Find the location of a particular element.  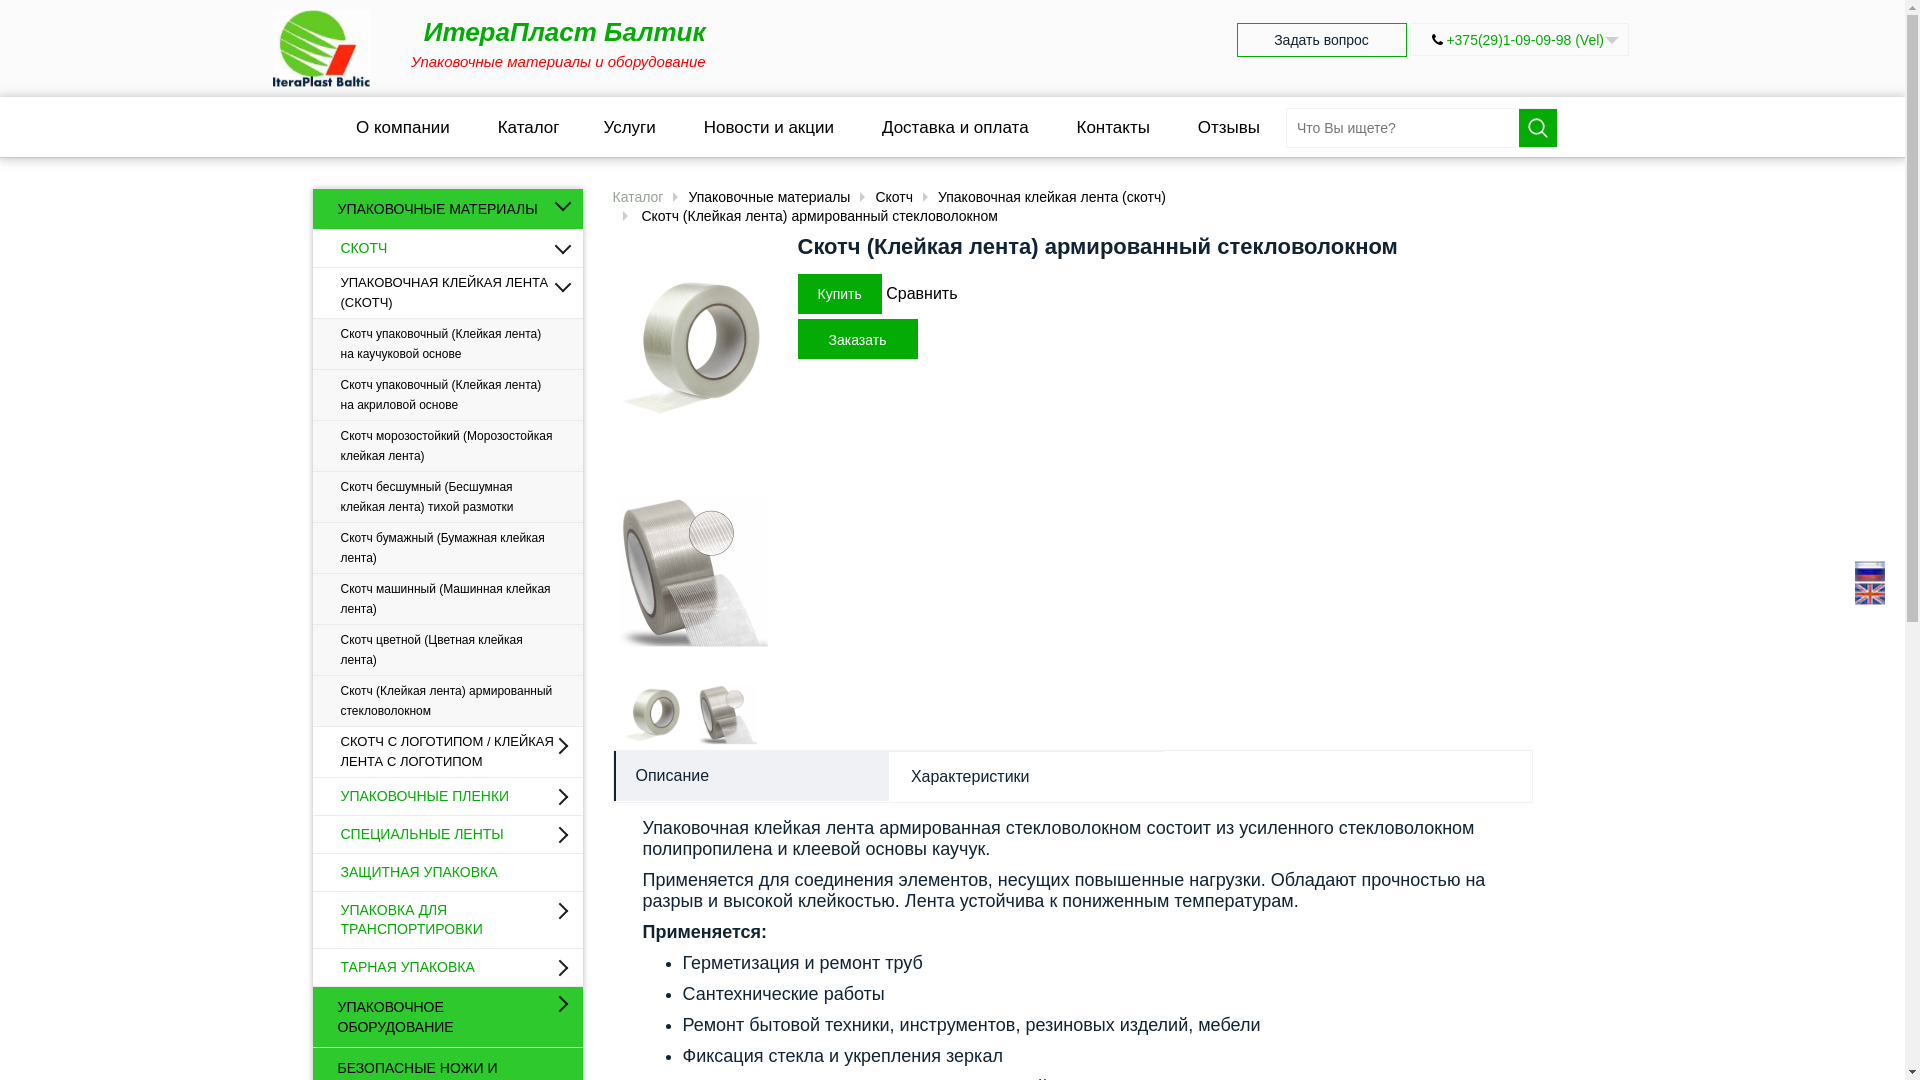

'+375(29)1-09-09-98 (Vel)' is located at coordinates (1524, 39).